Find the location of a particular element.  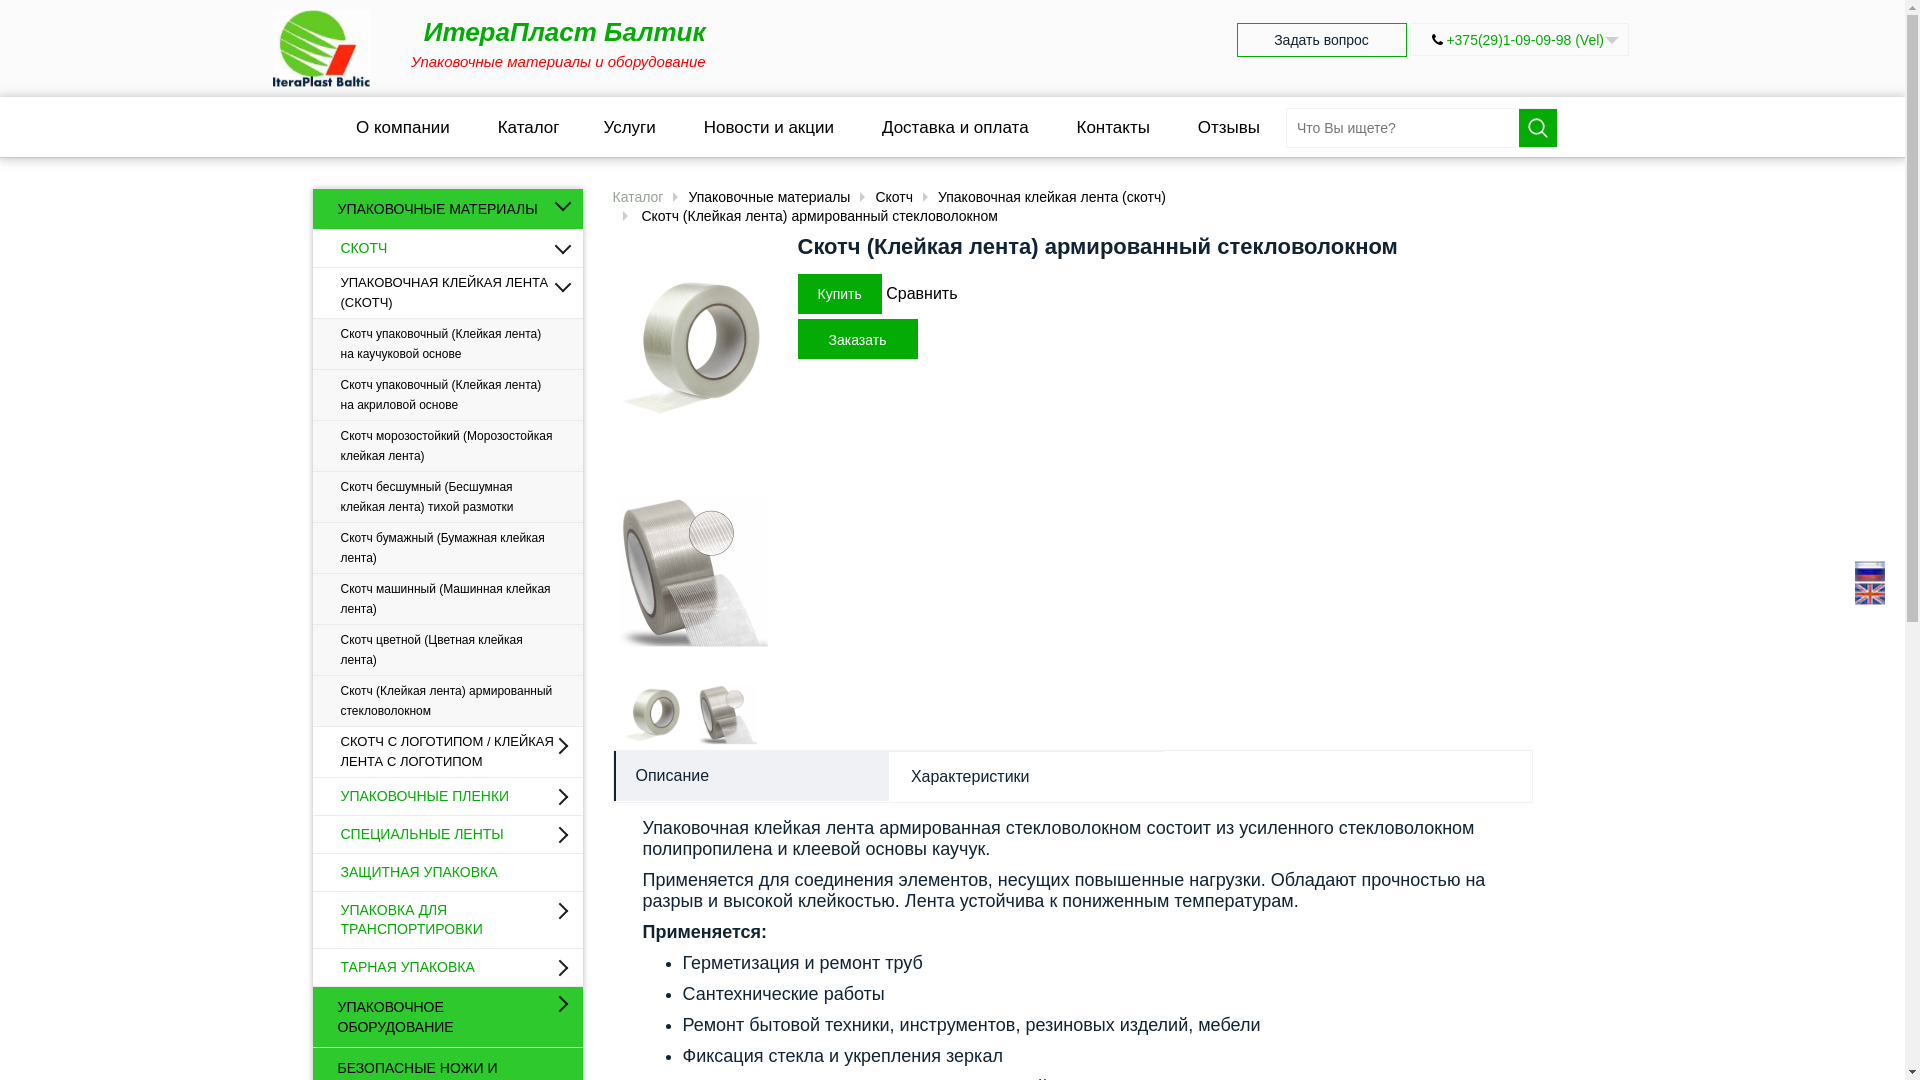

'+375(29)1-09-09-98 (Vel)' is located at coordinates (1524, 39).